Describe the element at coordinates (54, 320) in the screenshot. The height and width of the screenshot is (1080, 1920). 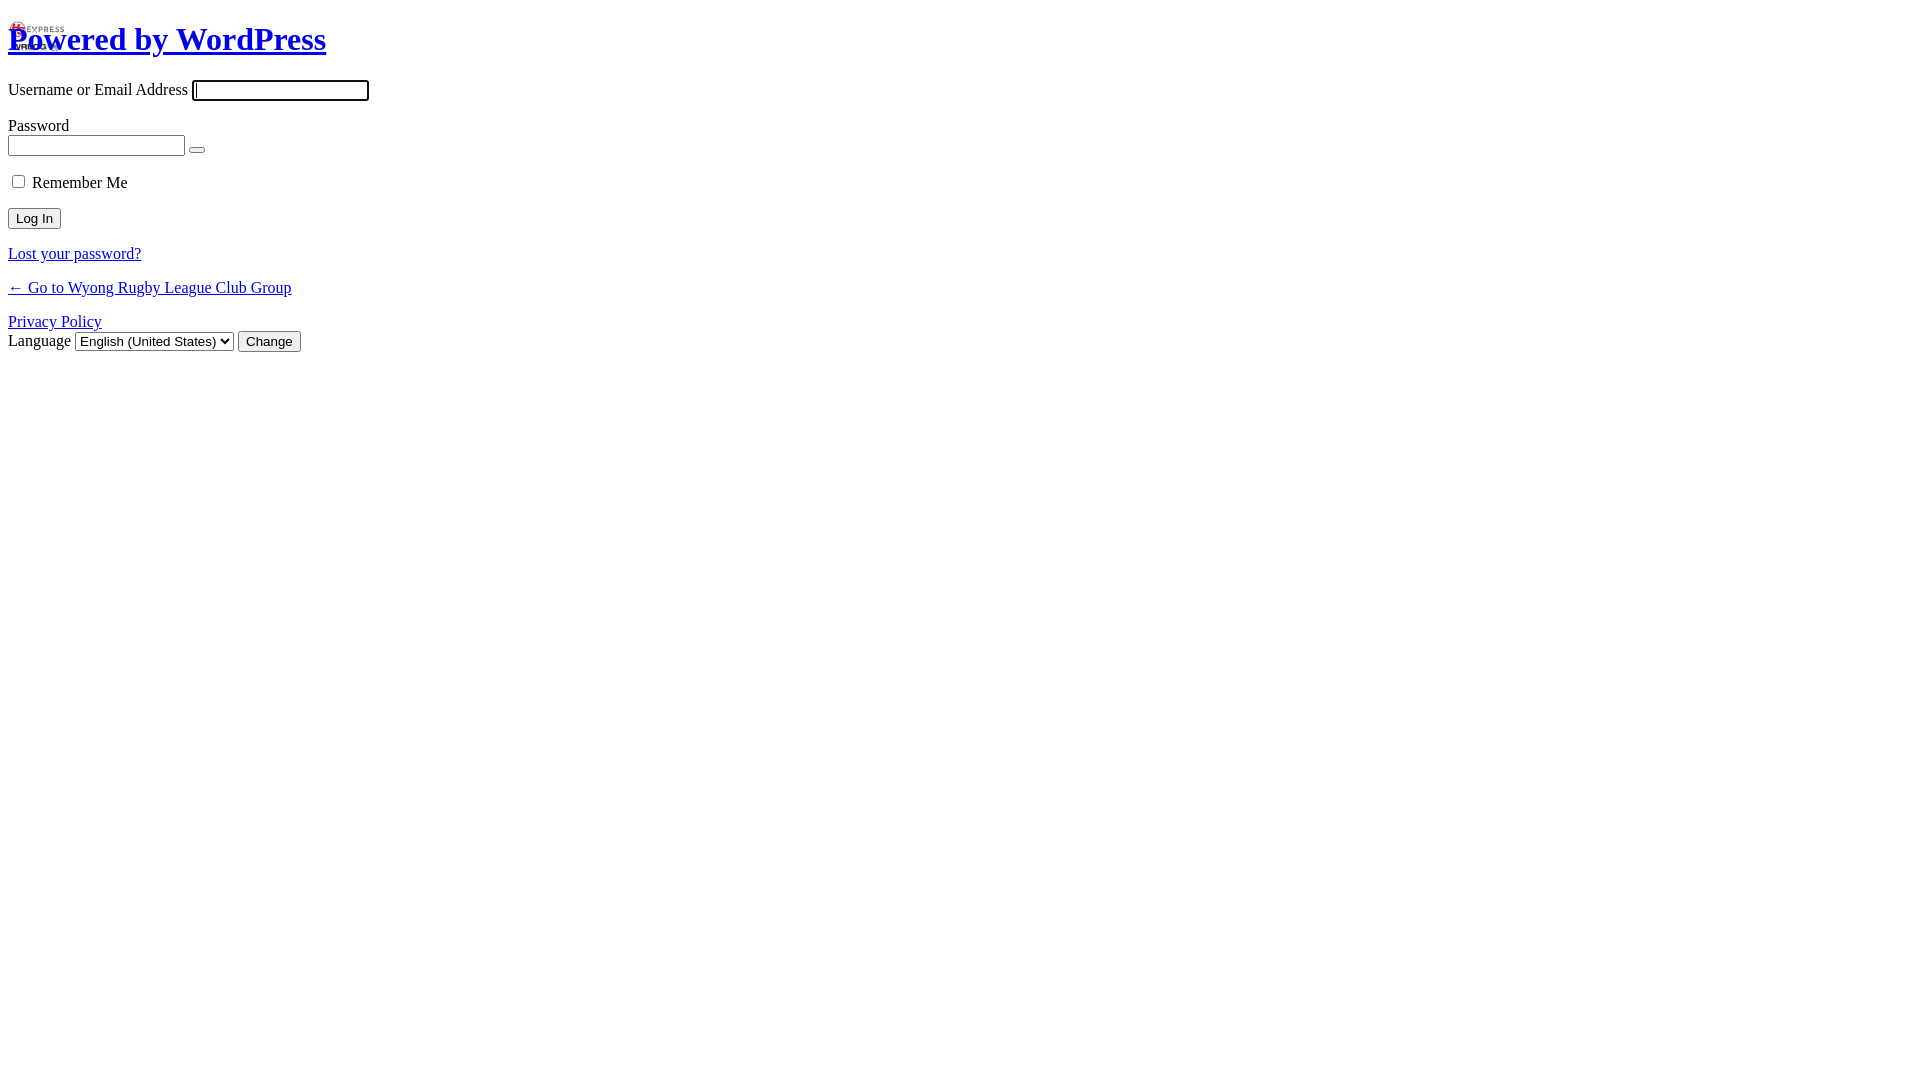
I see `'Privacy Policy'` at that location.